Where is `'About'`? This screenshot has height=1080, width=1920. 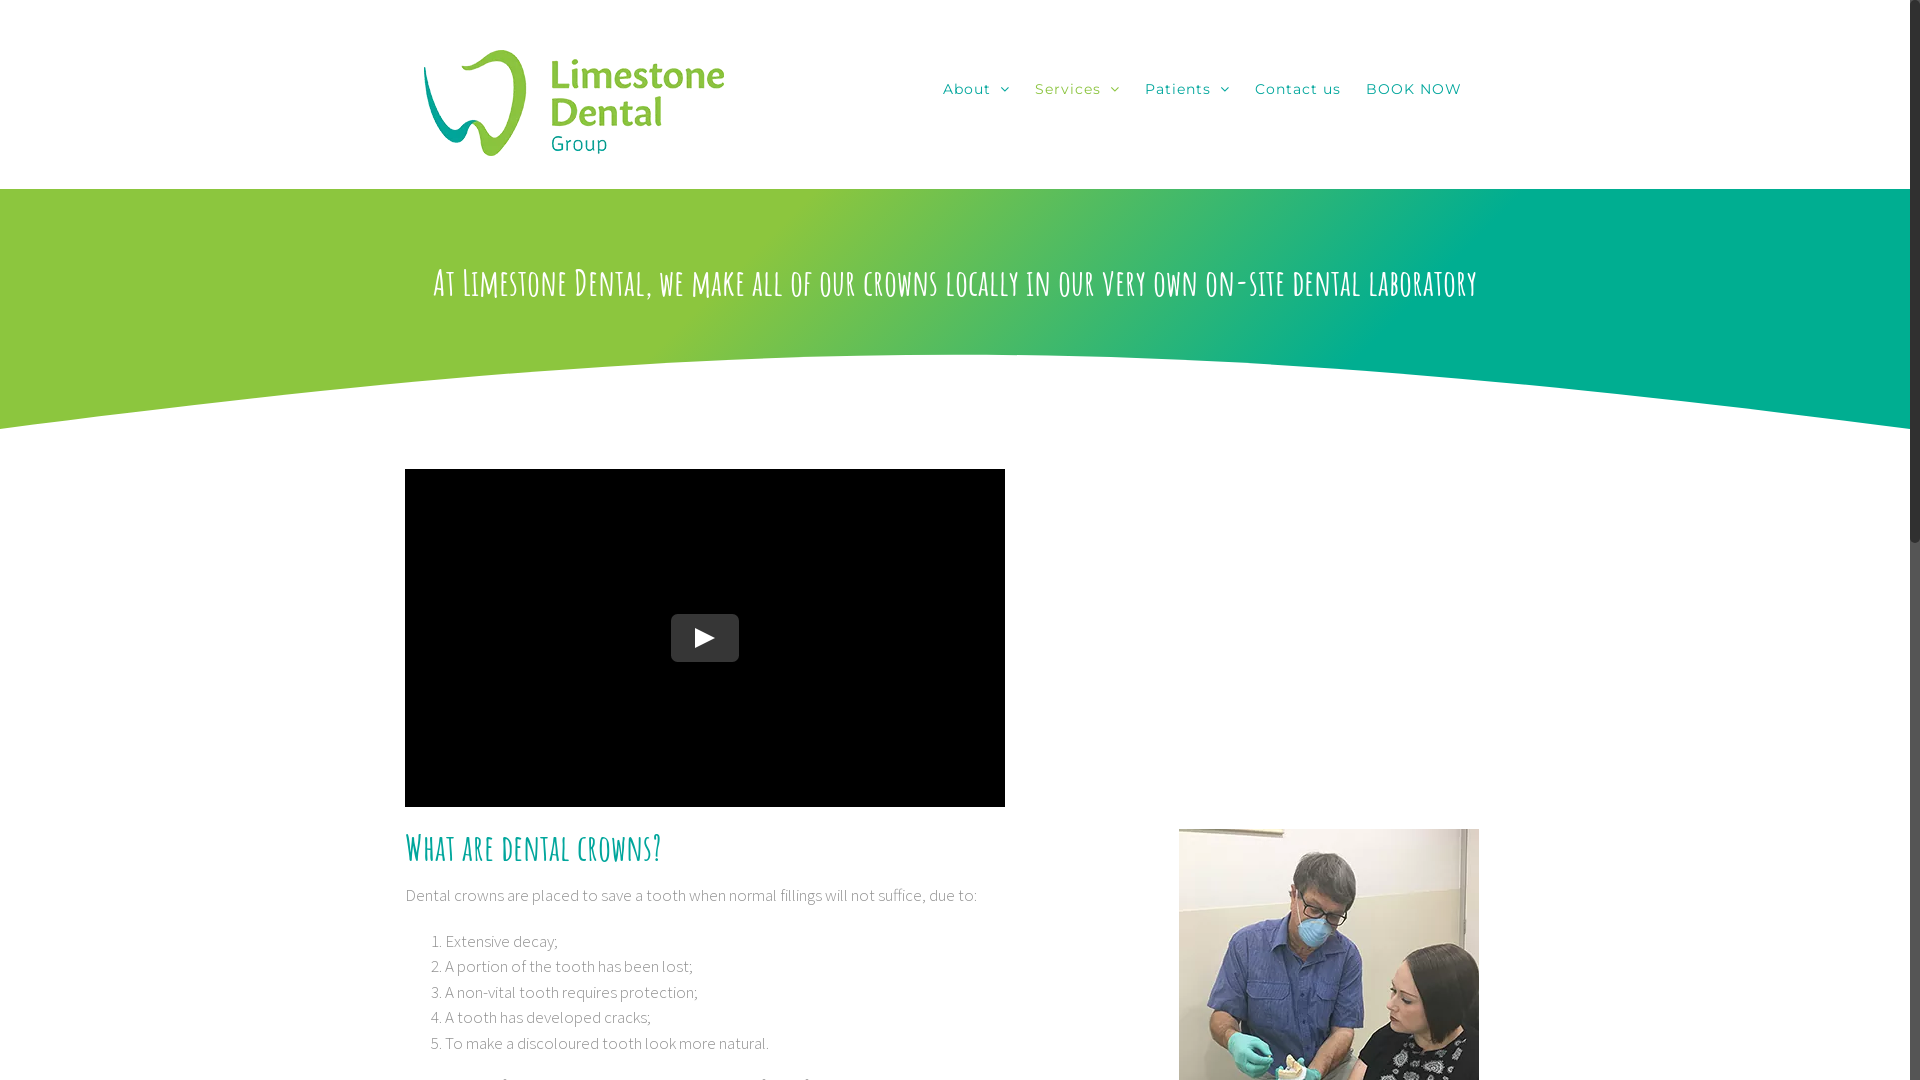
'About' is located at coordinates (940, 87).